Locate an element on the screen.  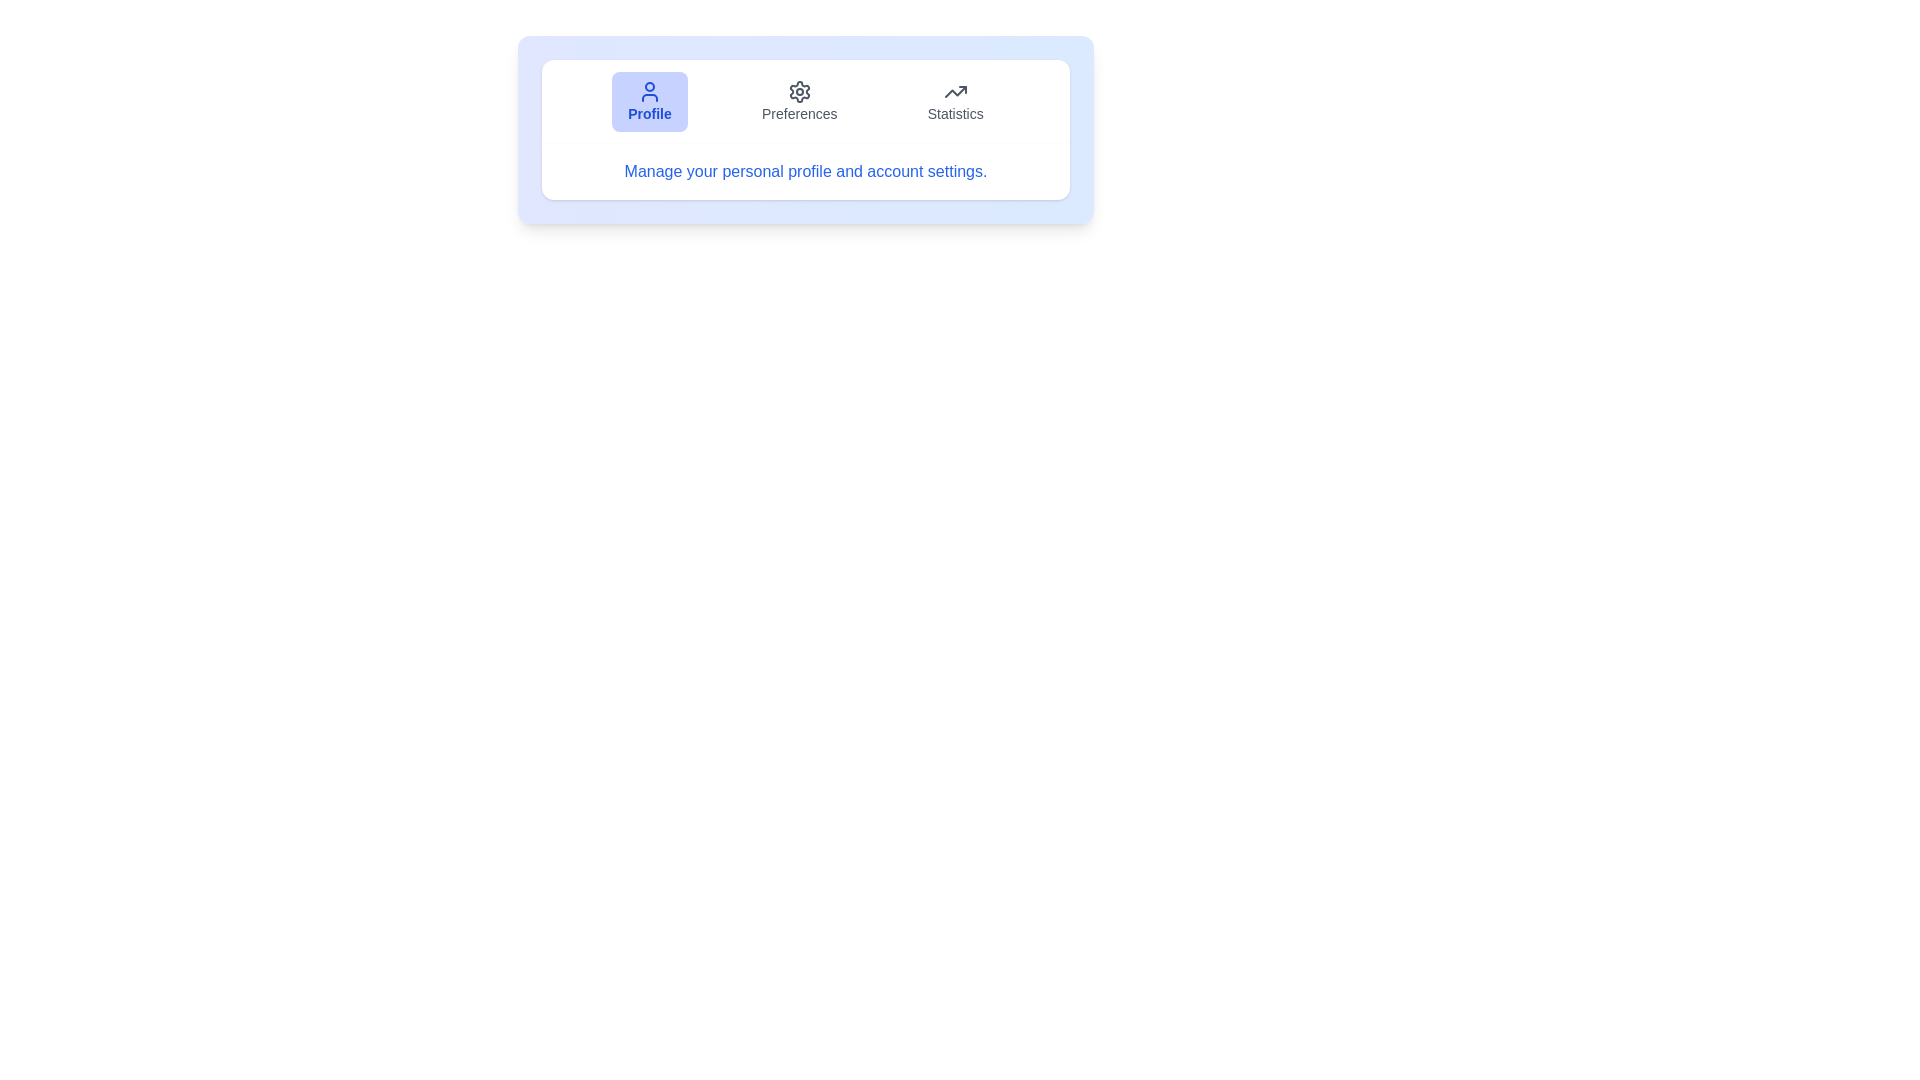
the Profile tab by clicking on its button is located at coordinates (649, 101).